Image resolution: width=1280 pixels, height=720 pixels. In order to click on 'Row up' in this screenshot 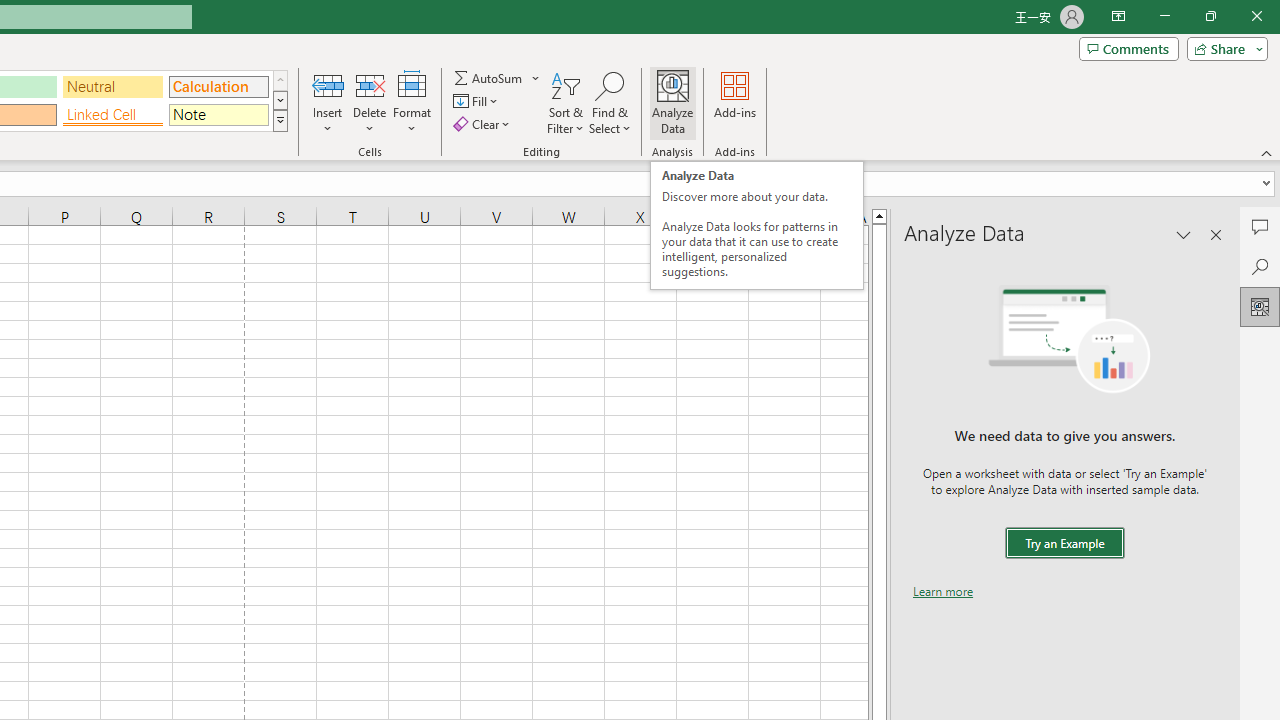, I will do `click(279, 79)`.